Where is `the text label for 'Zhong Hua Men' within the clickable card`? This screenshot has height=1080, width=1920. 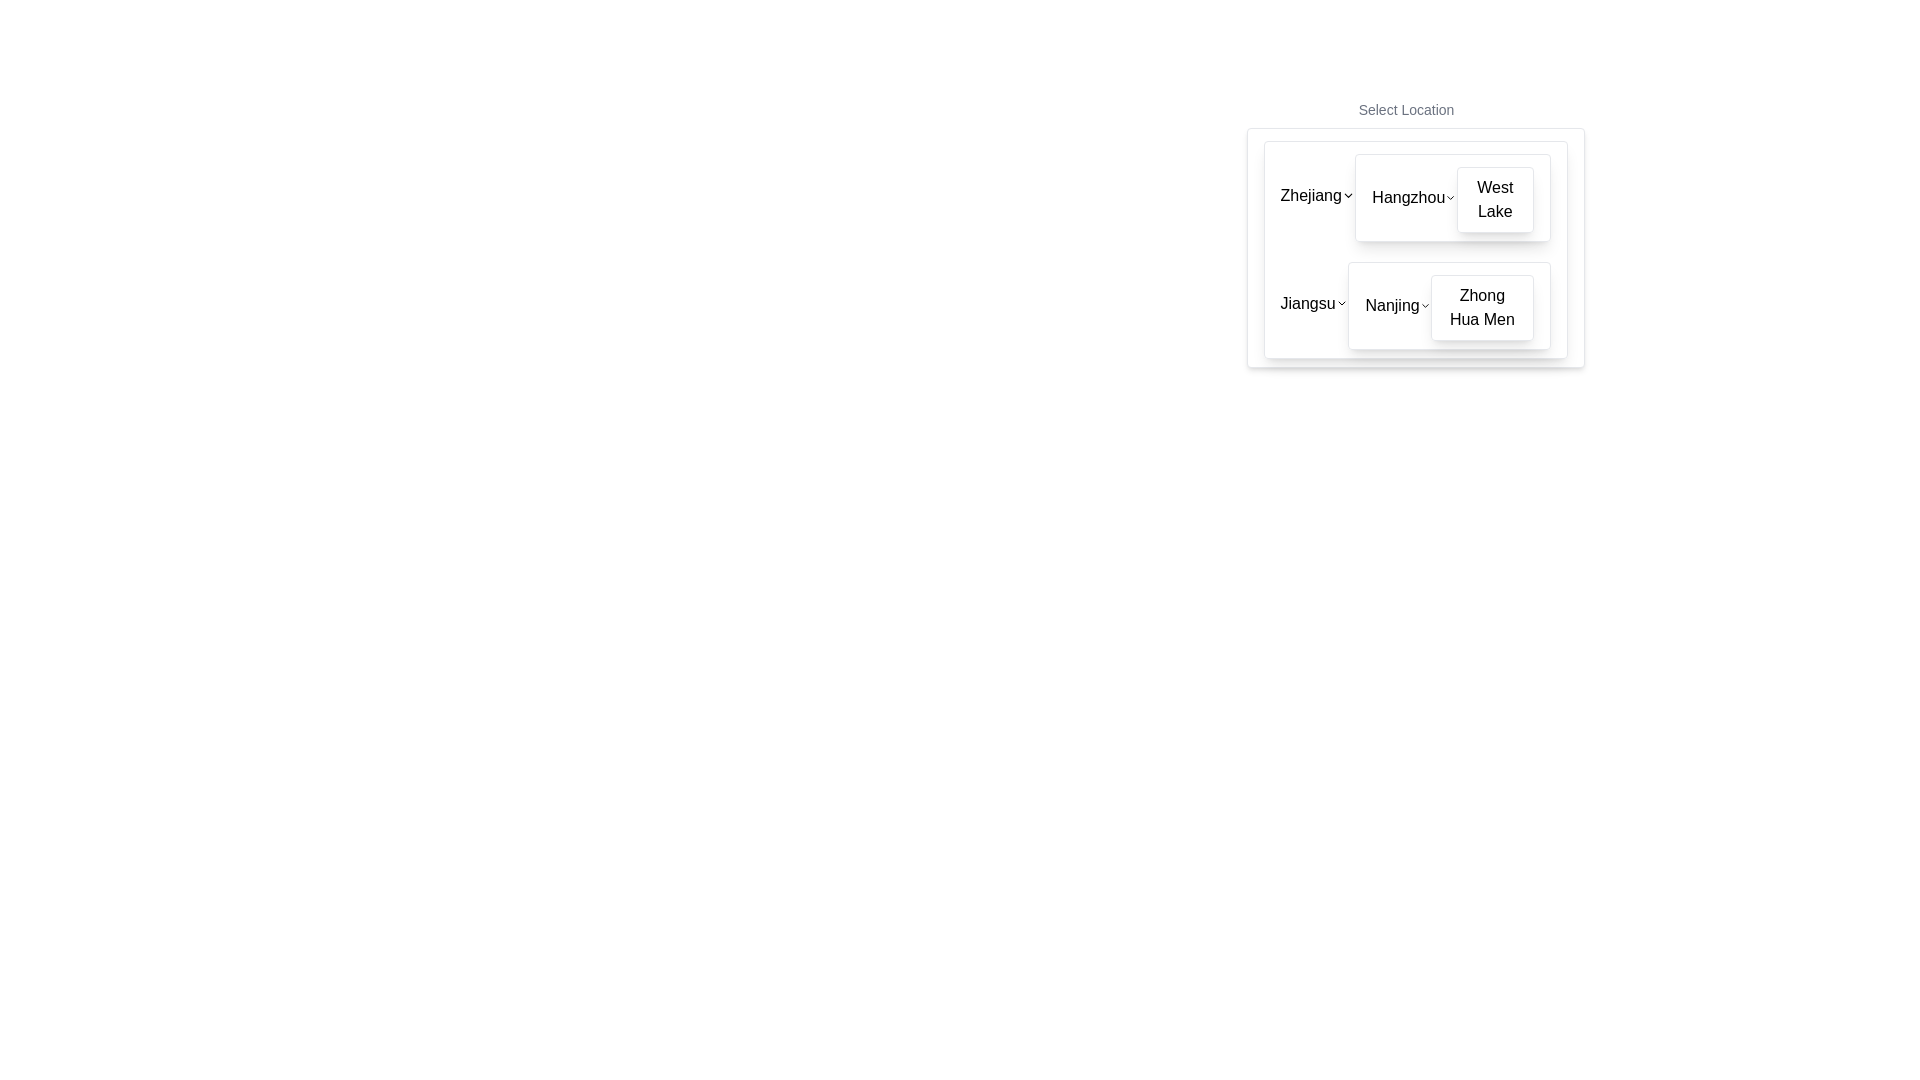
the text label for 'Zhong Hua Men' within the clickable card is located at coordinates (1482, 308).